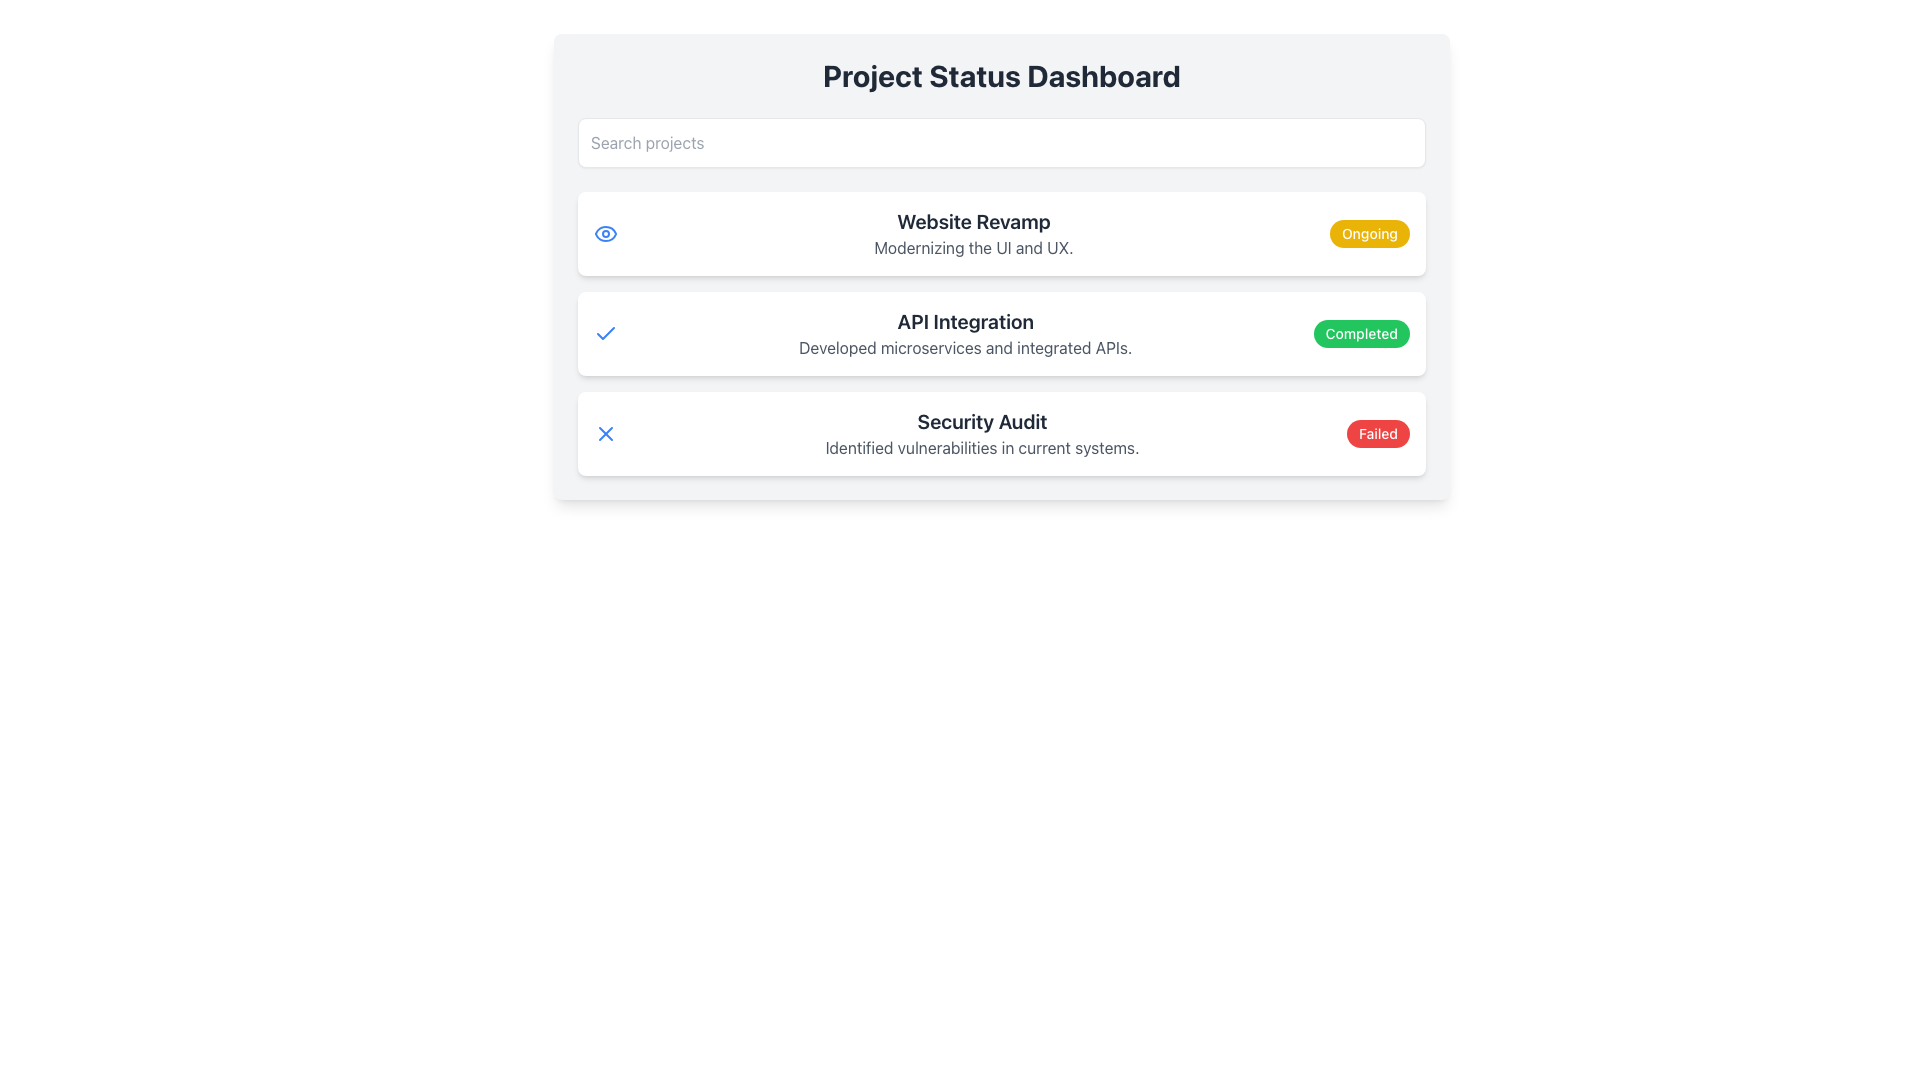 The height and width of the screenshot is (1080, 1920). I want to click on the 'Website Revamp' text label, which is a prominent title element displayed in bold, black font at the top-center of the section, so click(974, 222).